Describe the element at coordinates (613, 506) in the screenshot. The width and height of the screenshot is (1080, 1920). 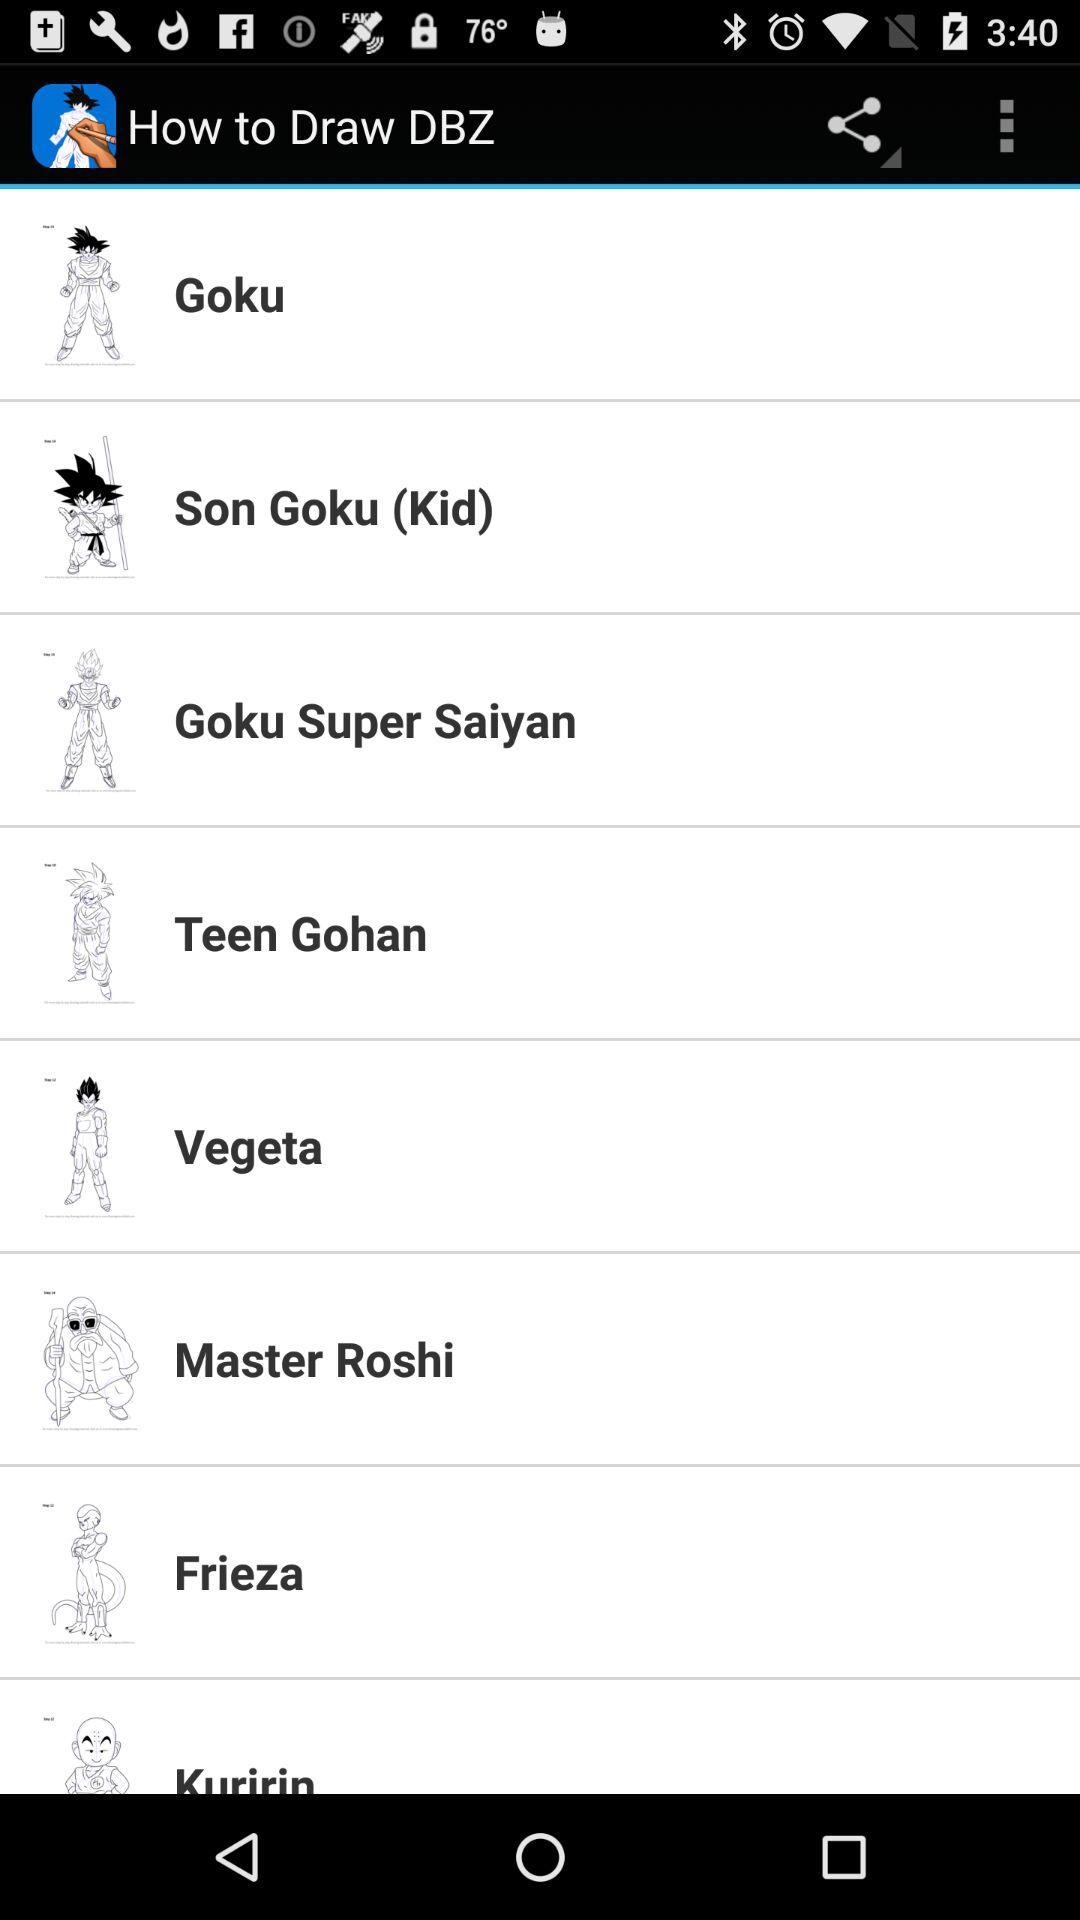
I see `item below the goku icon` at that location.